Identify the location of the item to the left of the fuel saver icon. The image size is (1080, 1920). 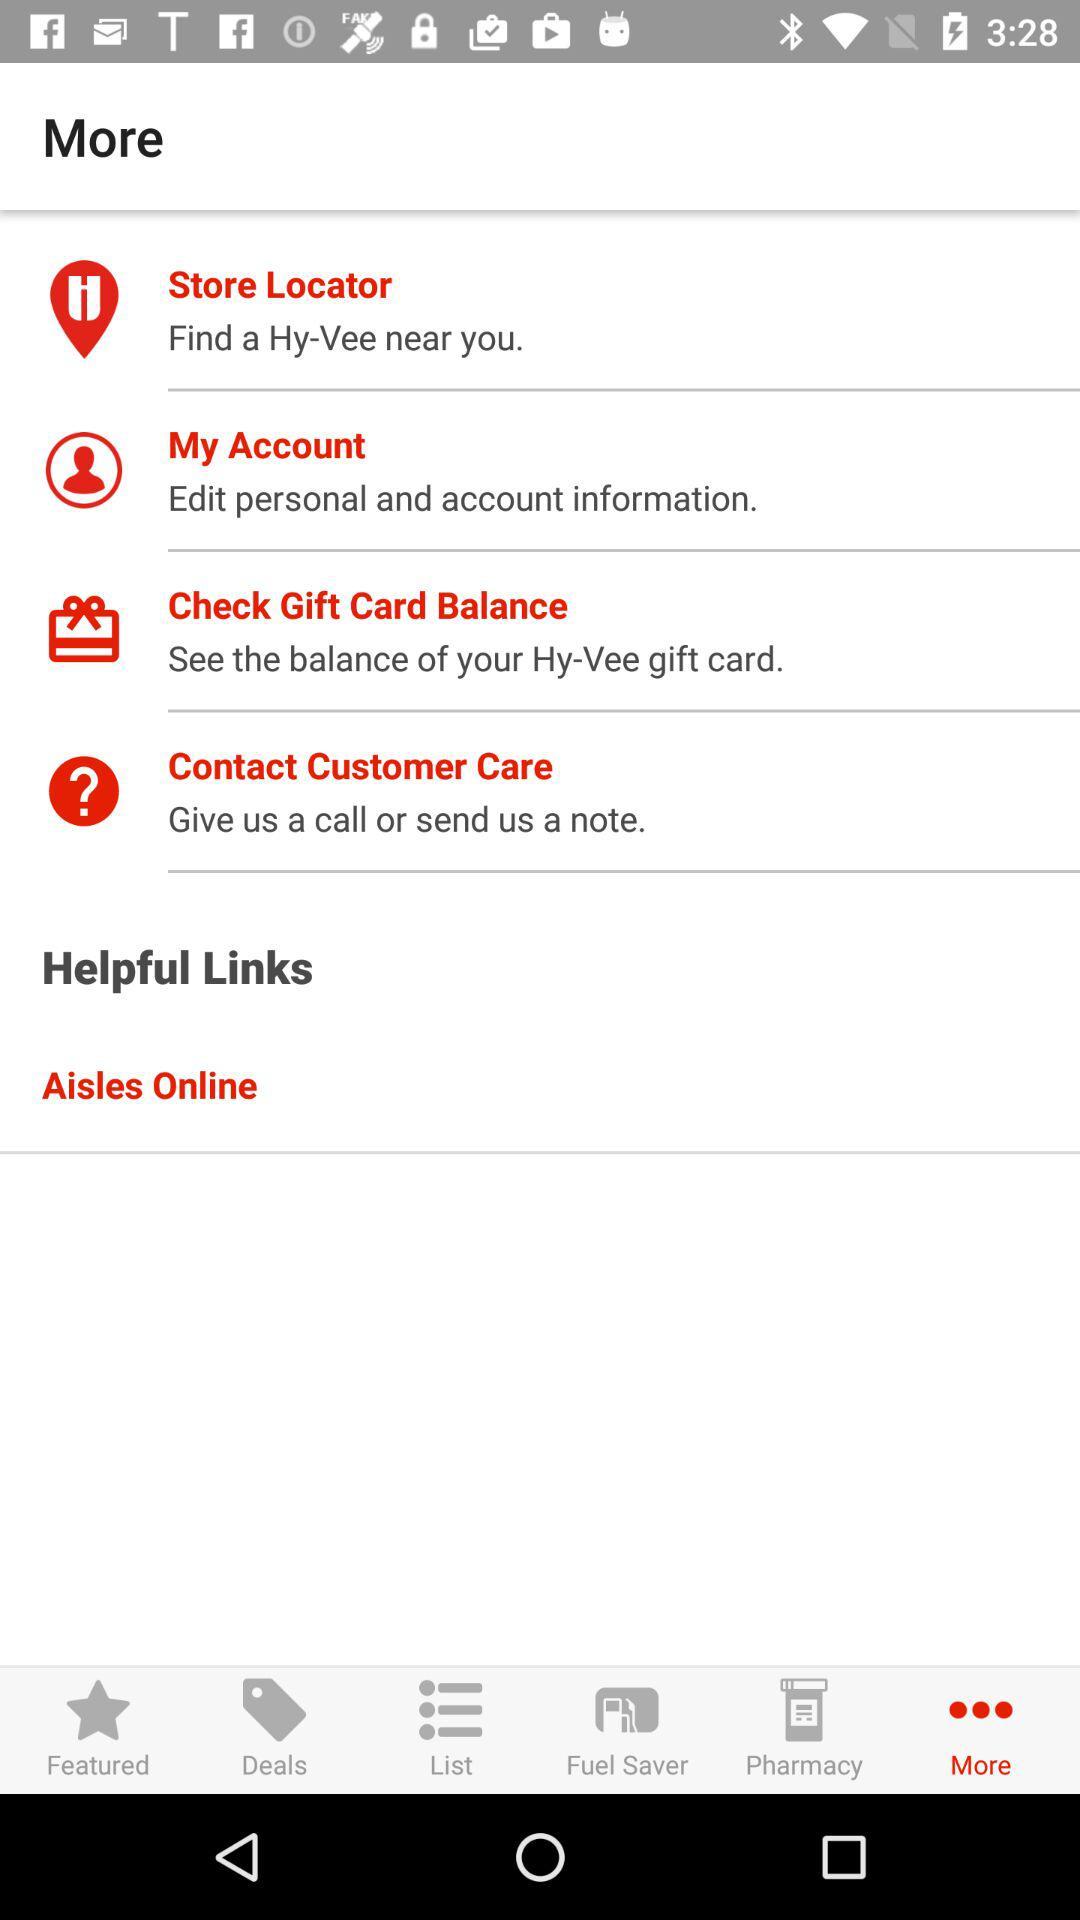
(451, 1729).